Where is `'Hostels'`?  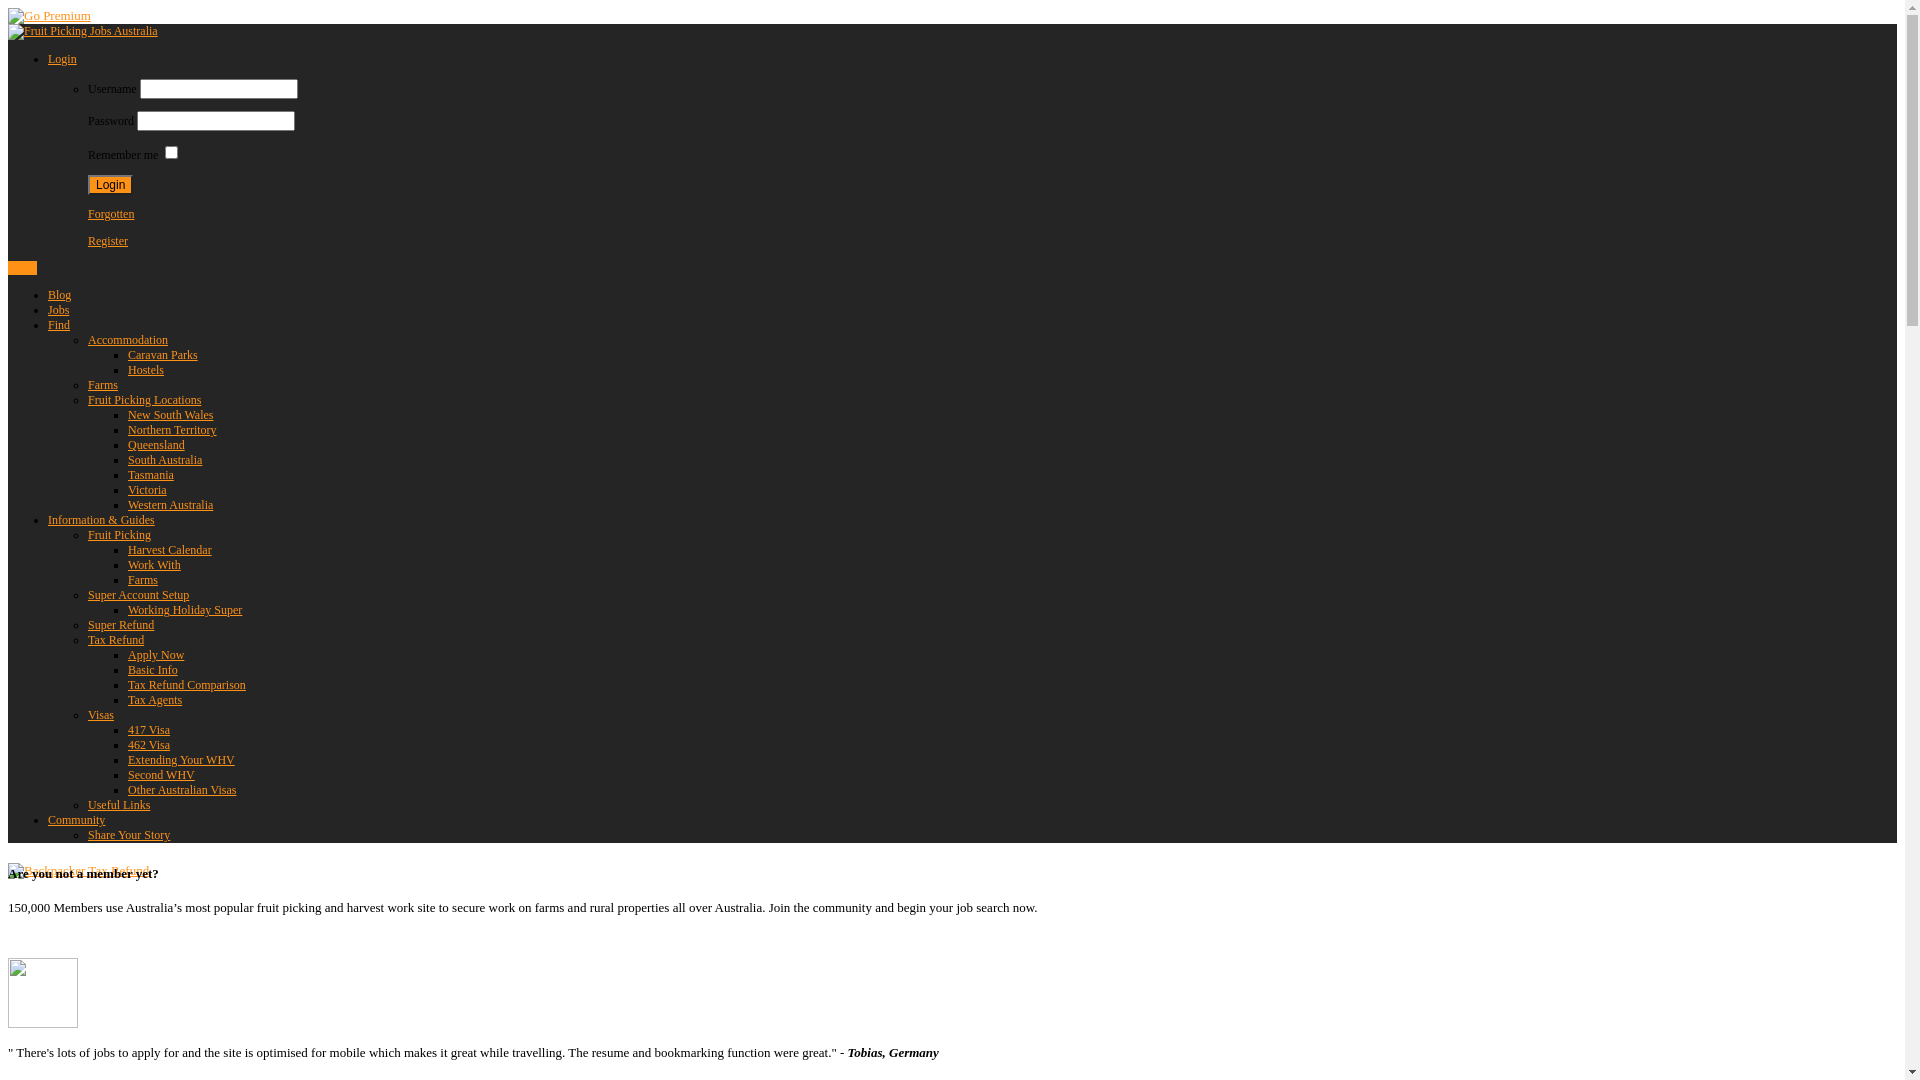 'Hostels' is located at coordinates (144, 370).